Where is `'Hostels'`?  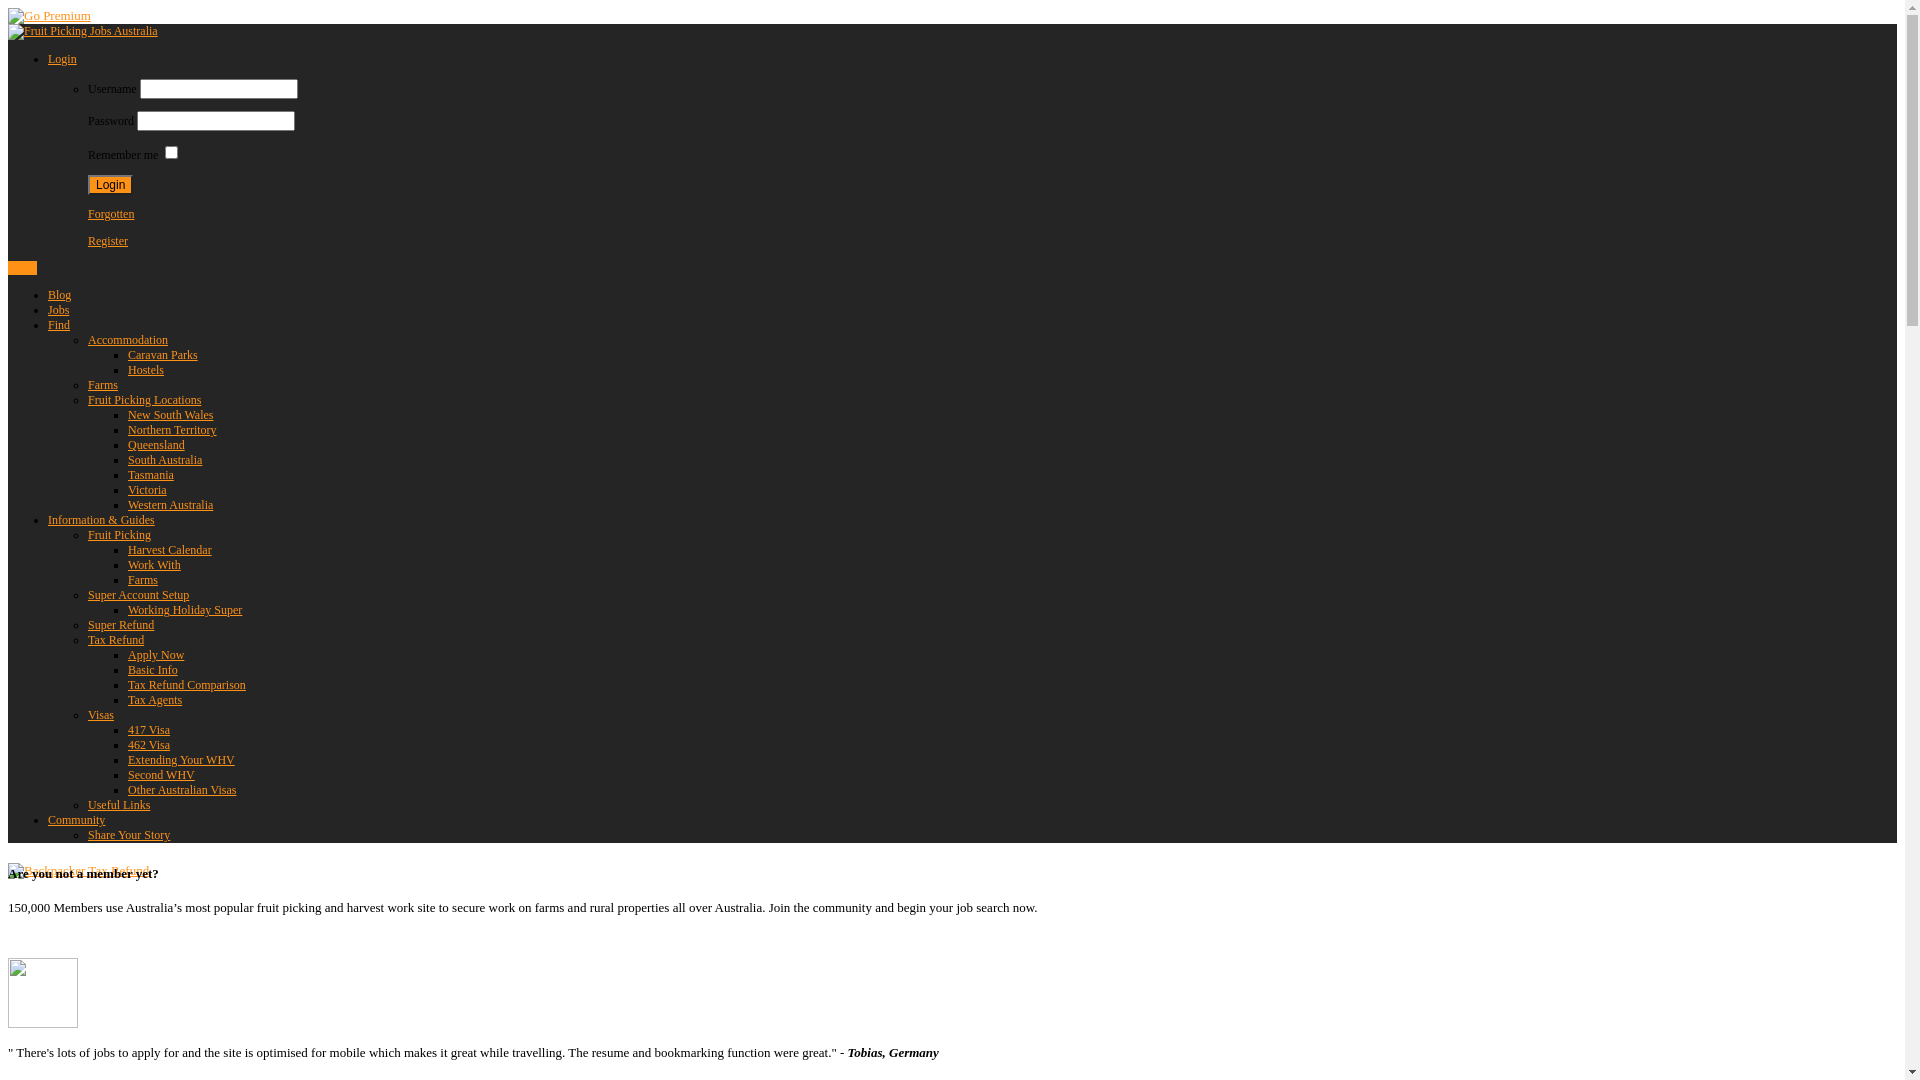 'Hostels' is located at coordinates (144, 370).